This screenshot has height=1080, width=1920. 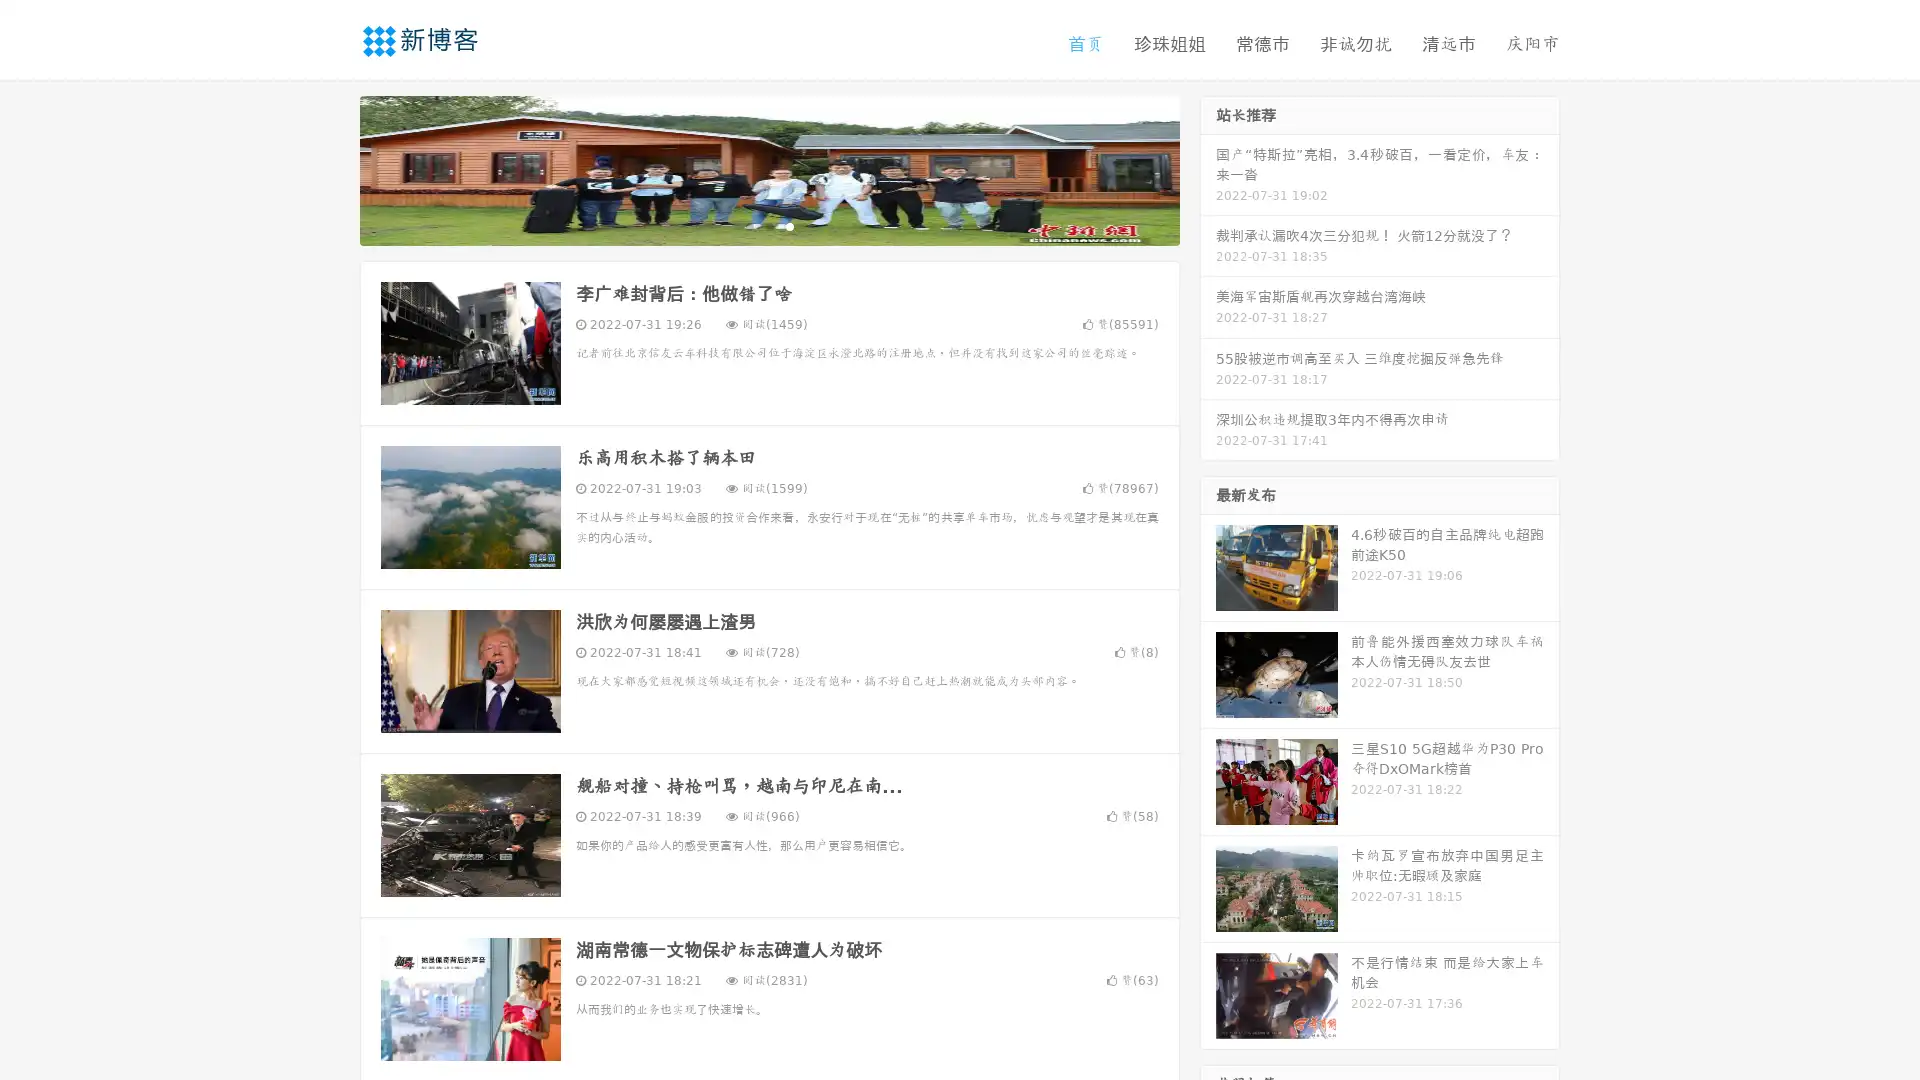 What do you see at coordinates (789, 225) in the screenshot?
I see `Go to slide 3` at bounding box center [789, 225].